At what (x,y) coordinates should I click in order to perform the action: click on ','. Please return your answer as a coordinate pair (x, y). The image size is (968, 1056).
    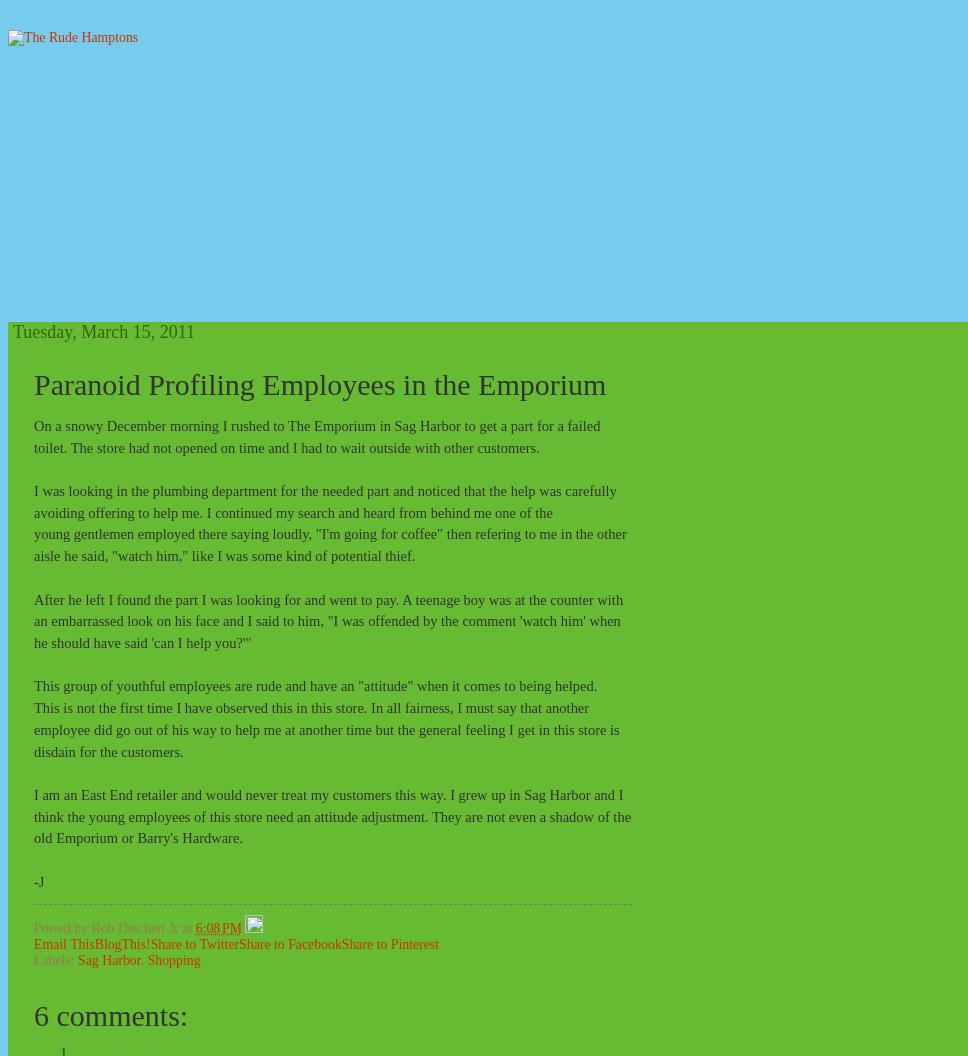
    Looking at the image, I should click on (142, 959).